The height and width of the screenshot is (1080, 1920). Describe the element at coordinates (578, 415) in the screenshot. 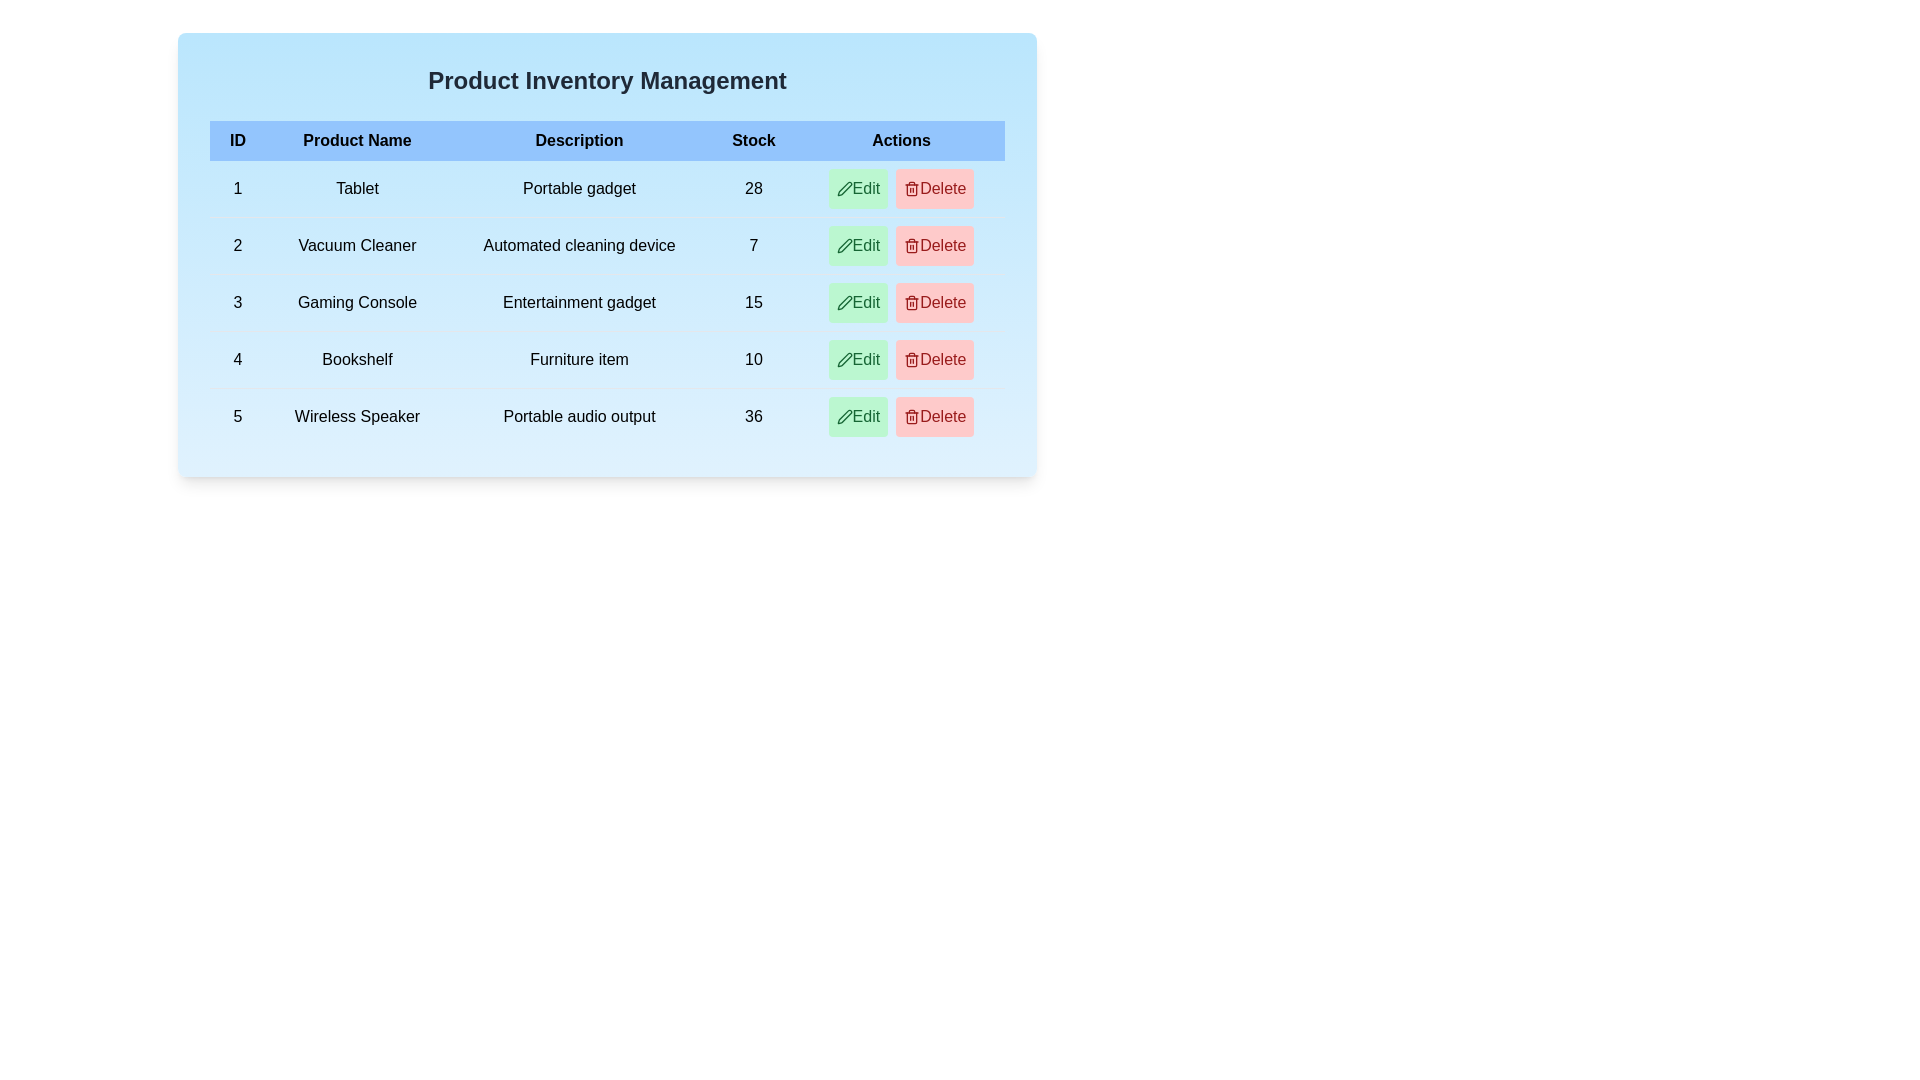

I see `the 'Description' Text Label in the fifth row of the table, which displays descriptive text for the product located between 'Wireless Speaker' and '36'` at that location.